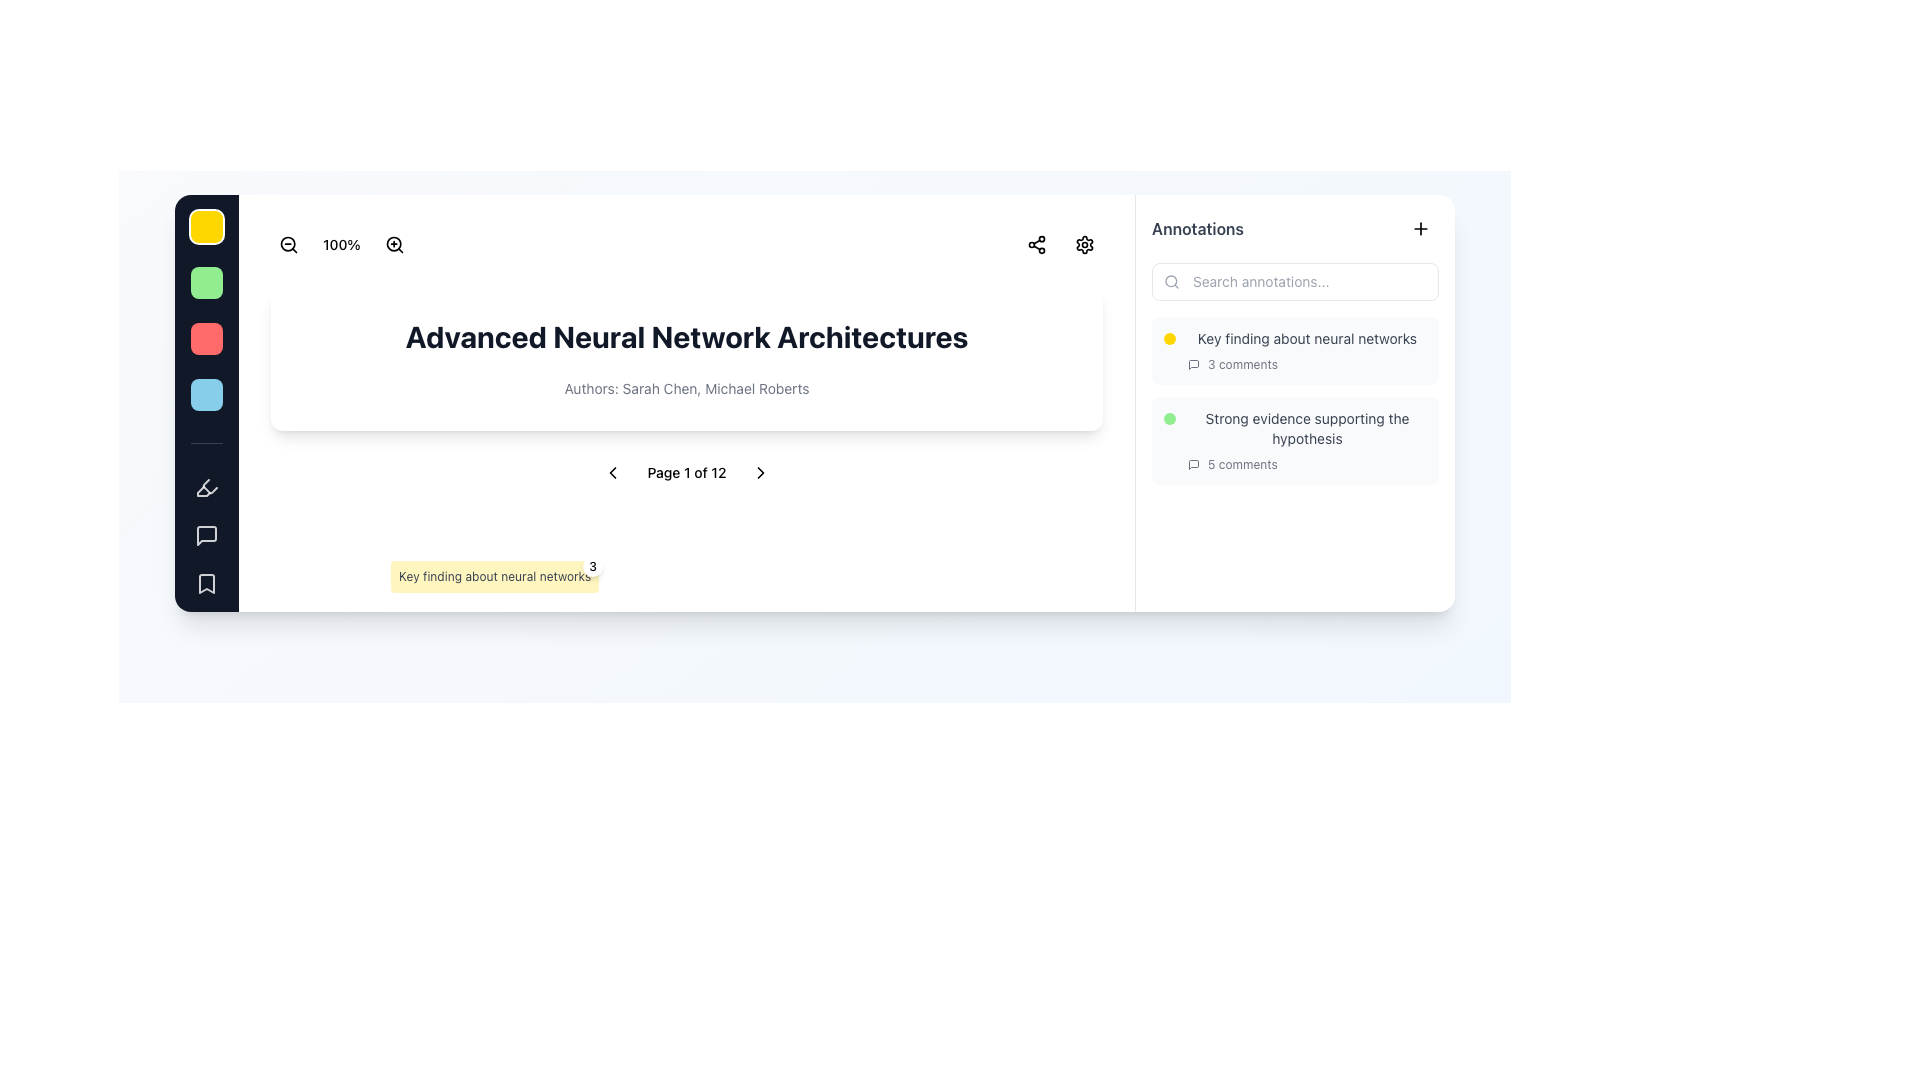 Image resolution: width=1920 pixels, height=1080 pixels. What do you see at coordinates (206, 583) in the screenshot?
I see `the bookmark icon located at the bottom of the vertical menu bar` at bounding box center [206, 583].